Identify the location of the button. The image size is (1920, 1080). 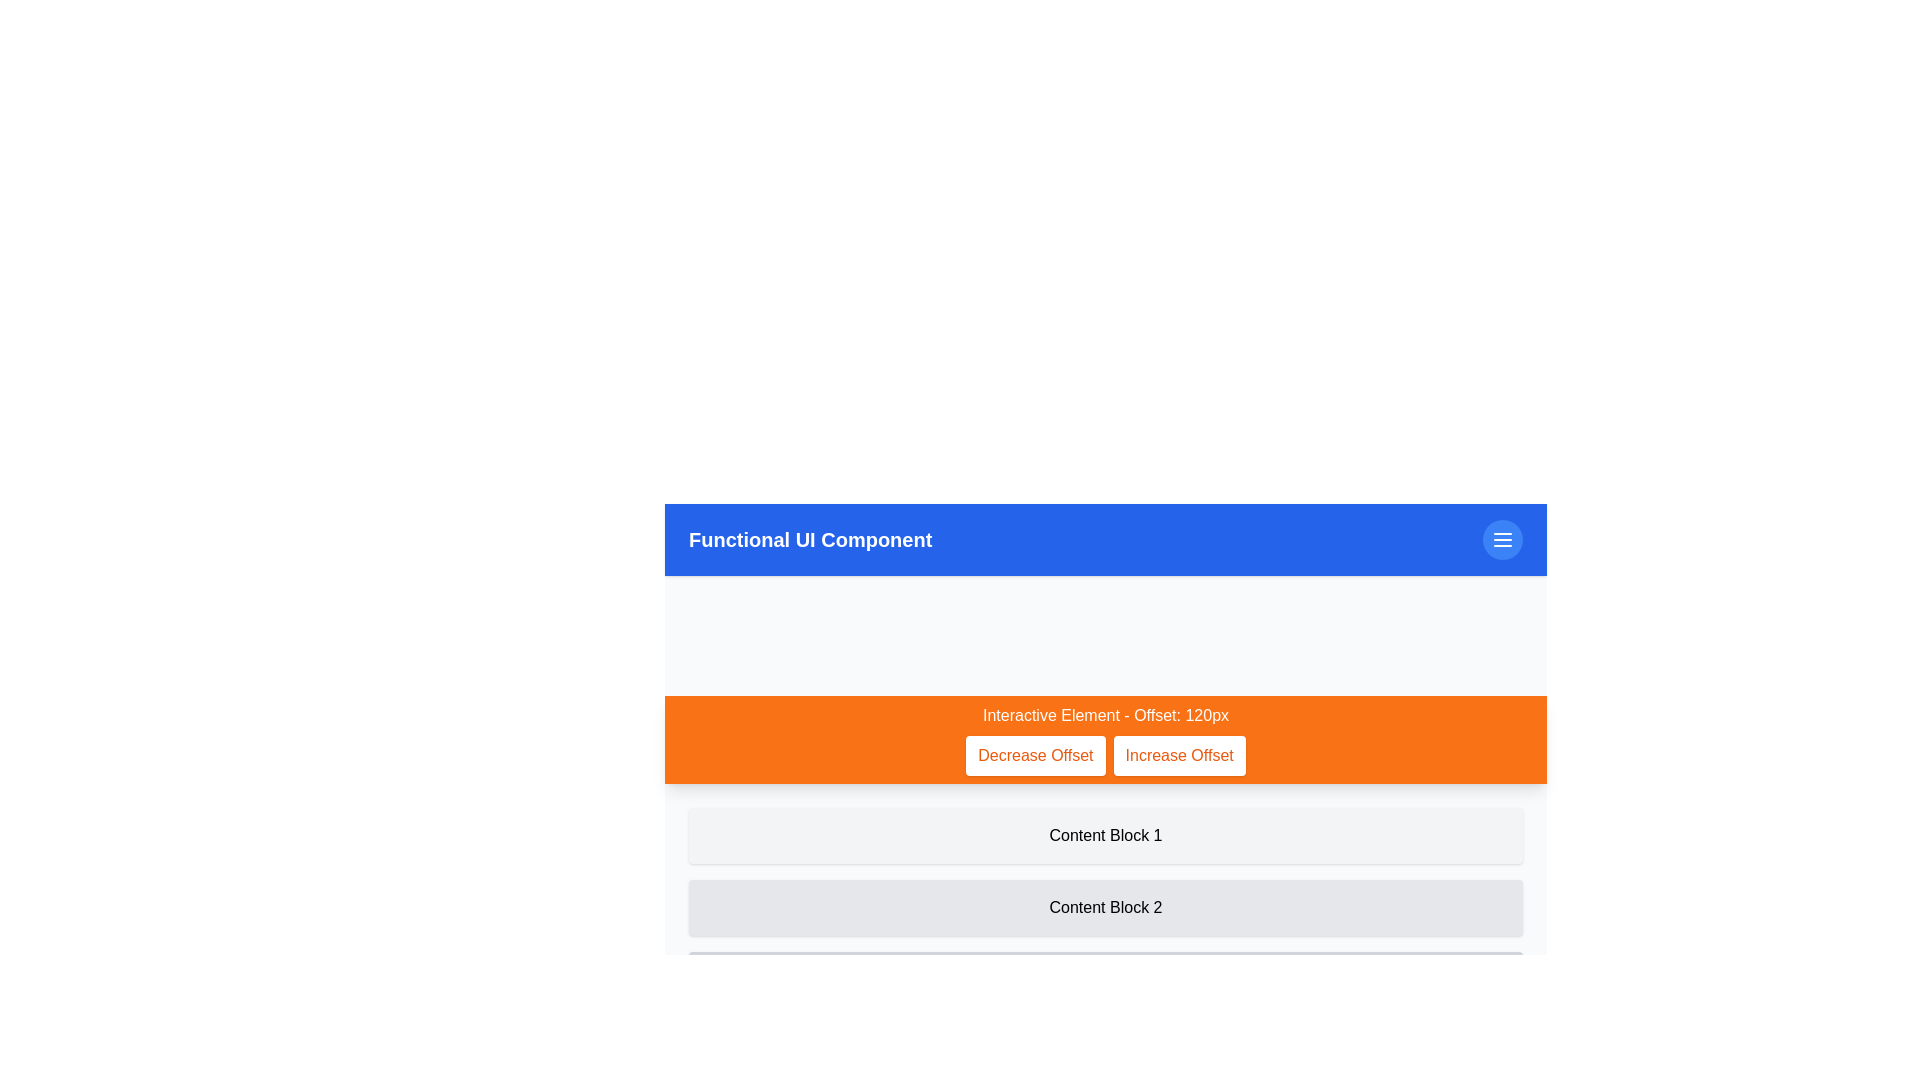
(1502, 540).